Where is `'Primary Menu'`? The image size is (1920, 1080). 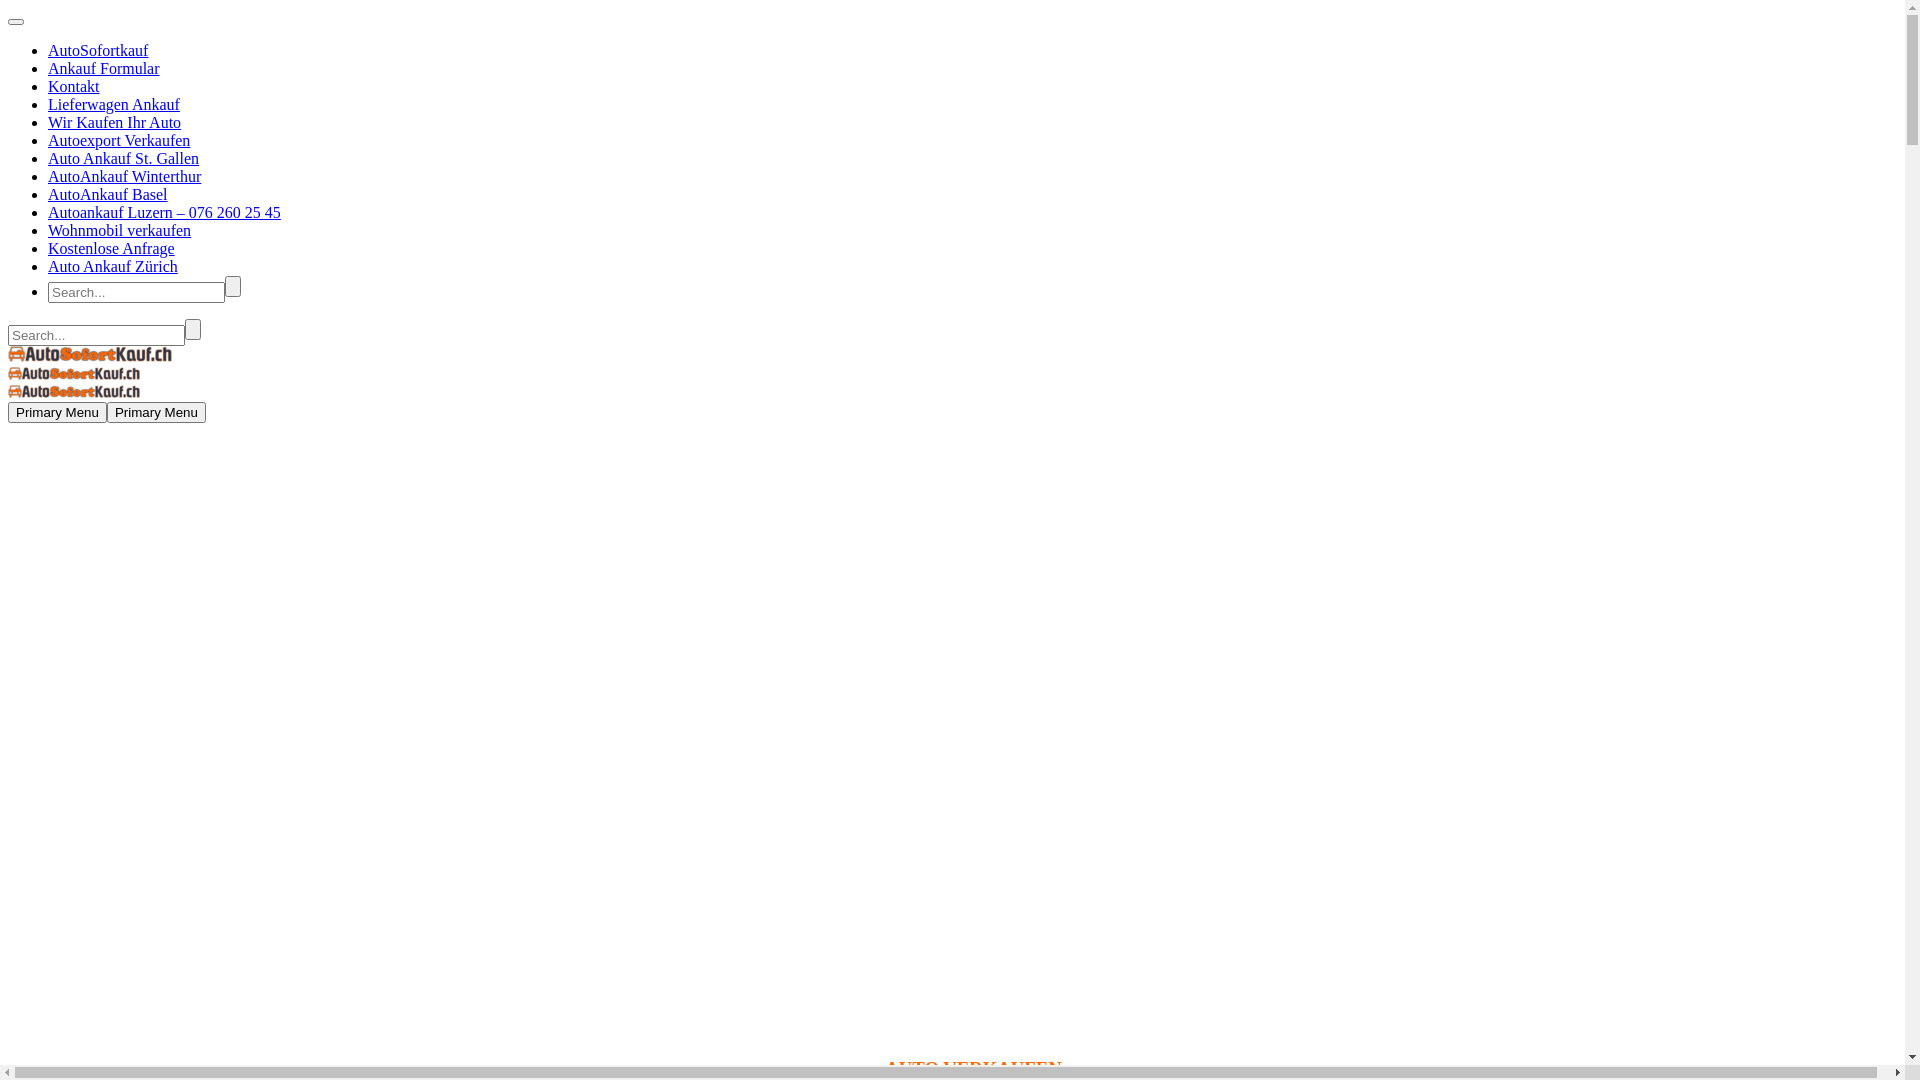 'Primary Menu' is located at coordinates (57, 411).